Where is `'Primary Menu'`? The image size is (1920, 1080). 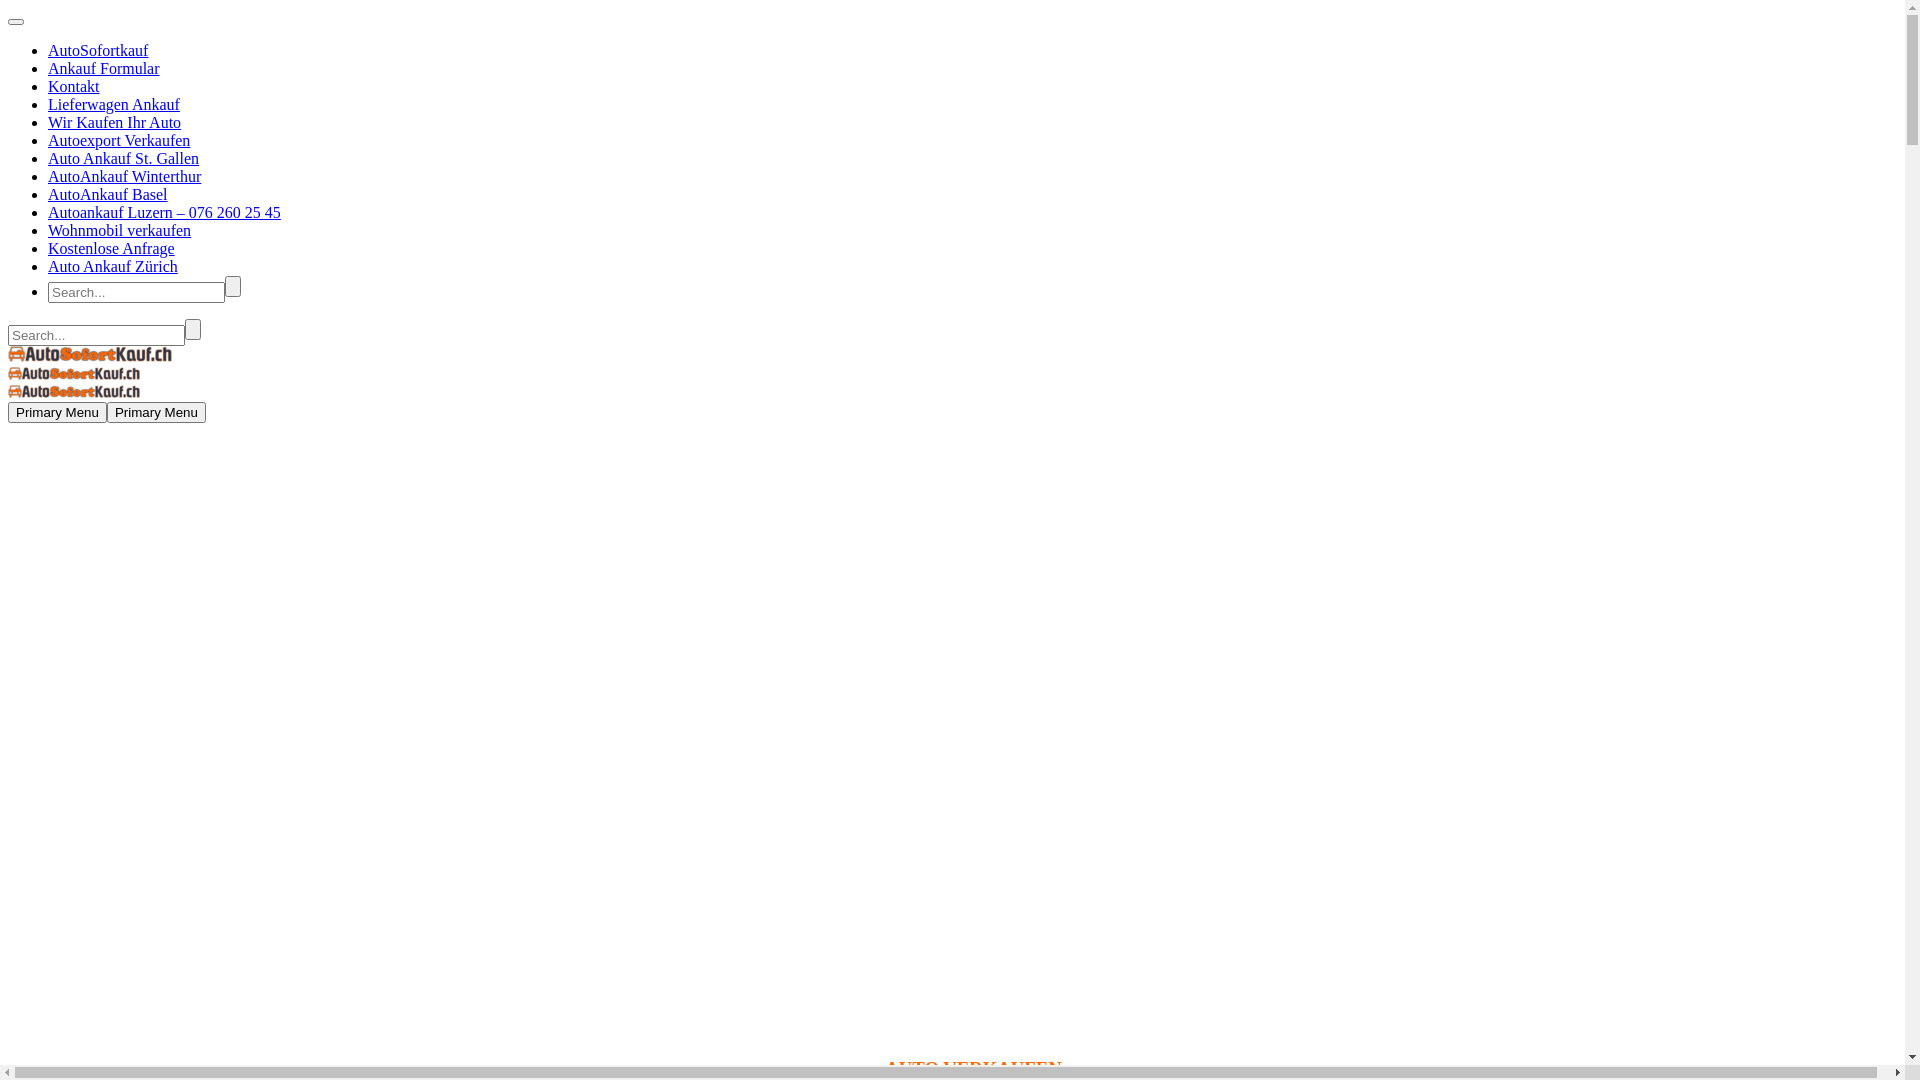 'Primary Menu' is located at coordinates (57, 411).